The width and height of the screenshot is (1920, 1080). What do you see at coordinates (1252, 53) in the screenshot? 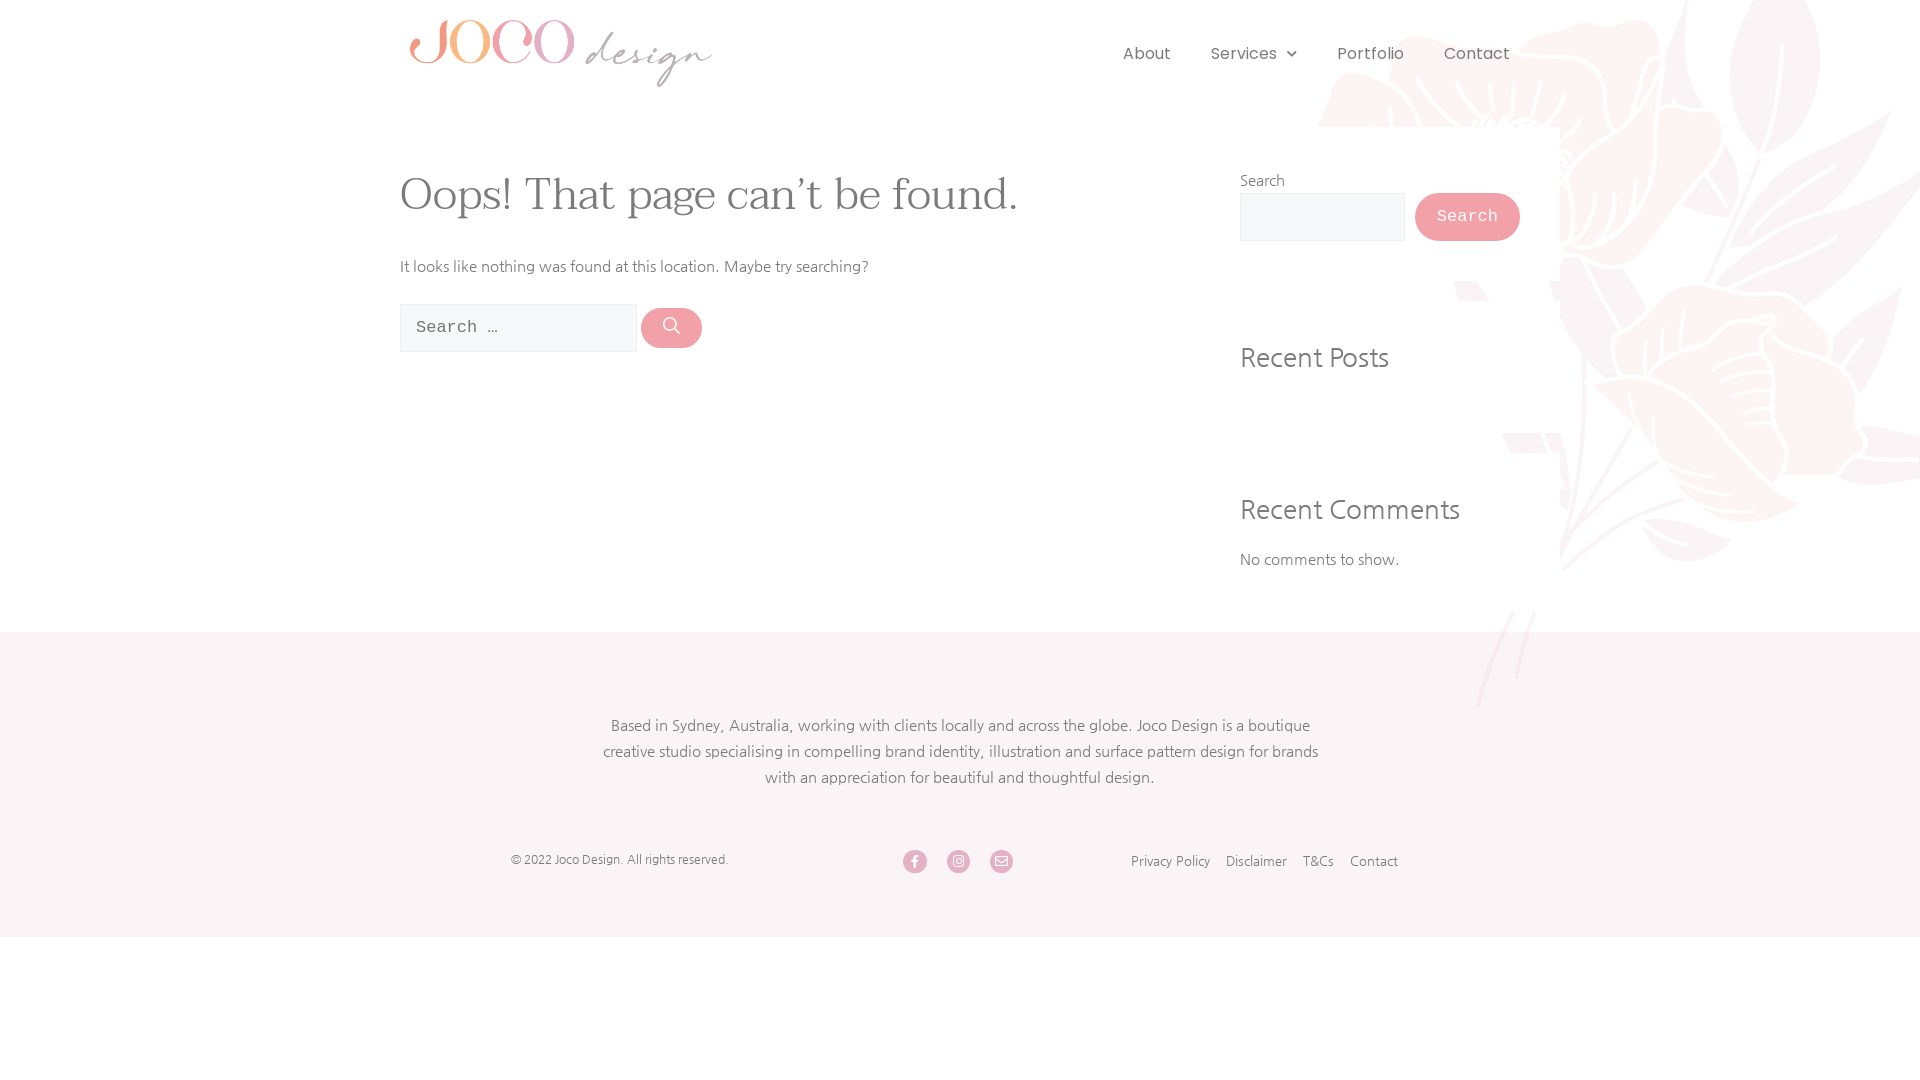
I see `'Services'` at bounding box center [1252, 53].